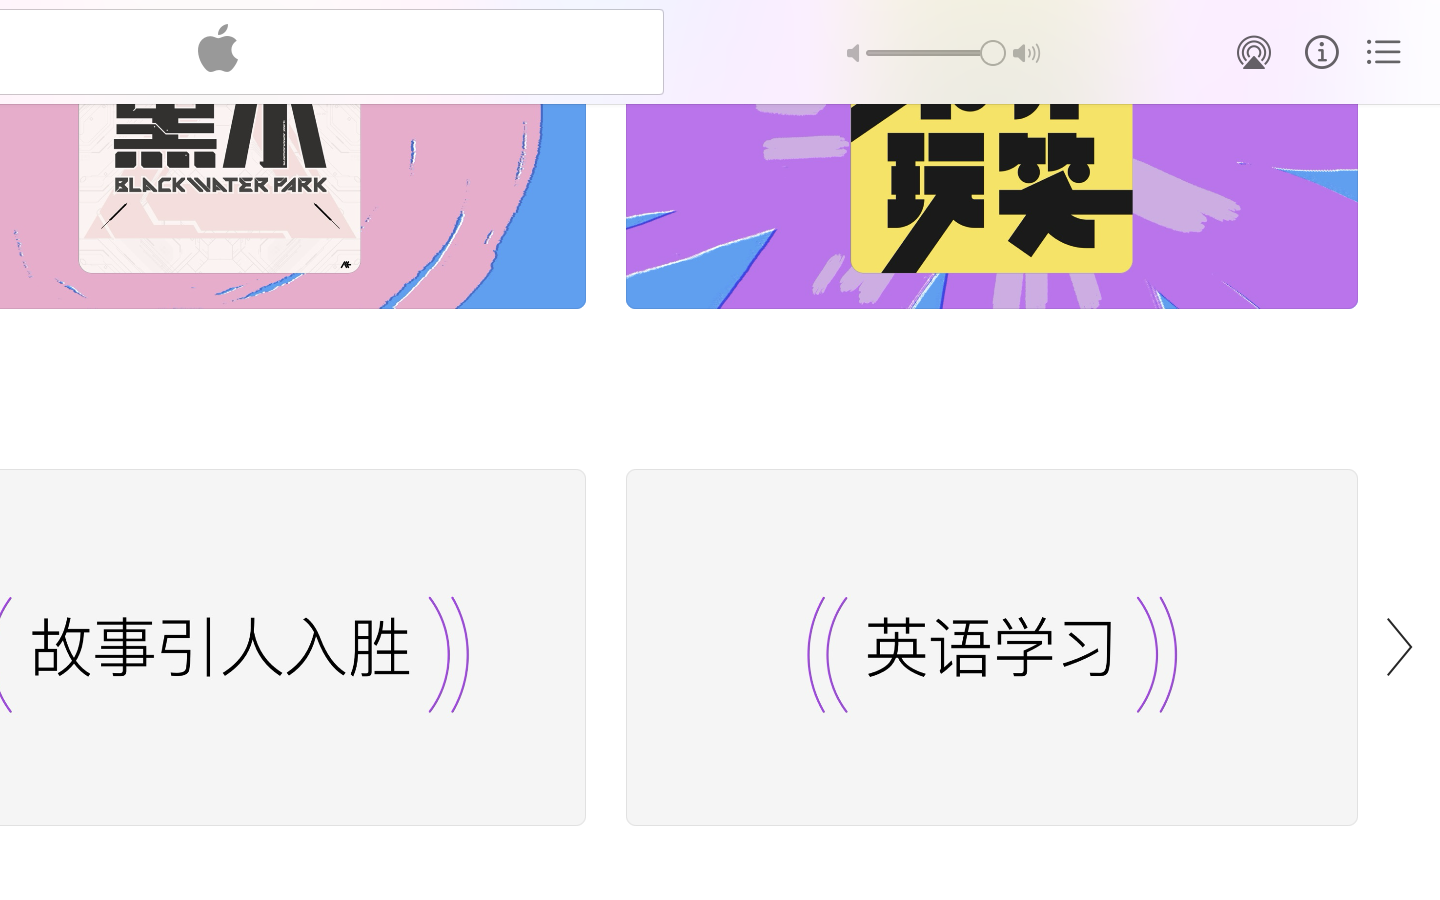 This screenshot has width=1440, height=900. Describe the element at coordinates (936, 52) in the screenshot. I see `'1.0'` at that location.